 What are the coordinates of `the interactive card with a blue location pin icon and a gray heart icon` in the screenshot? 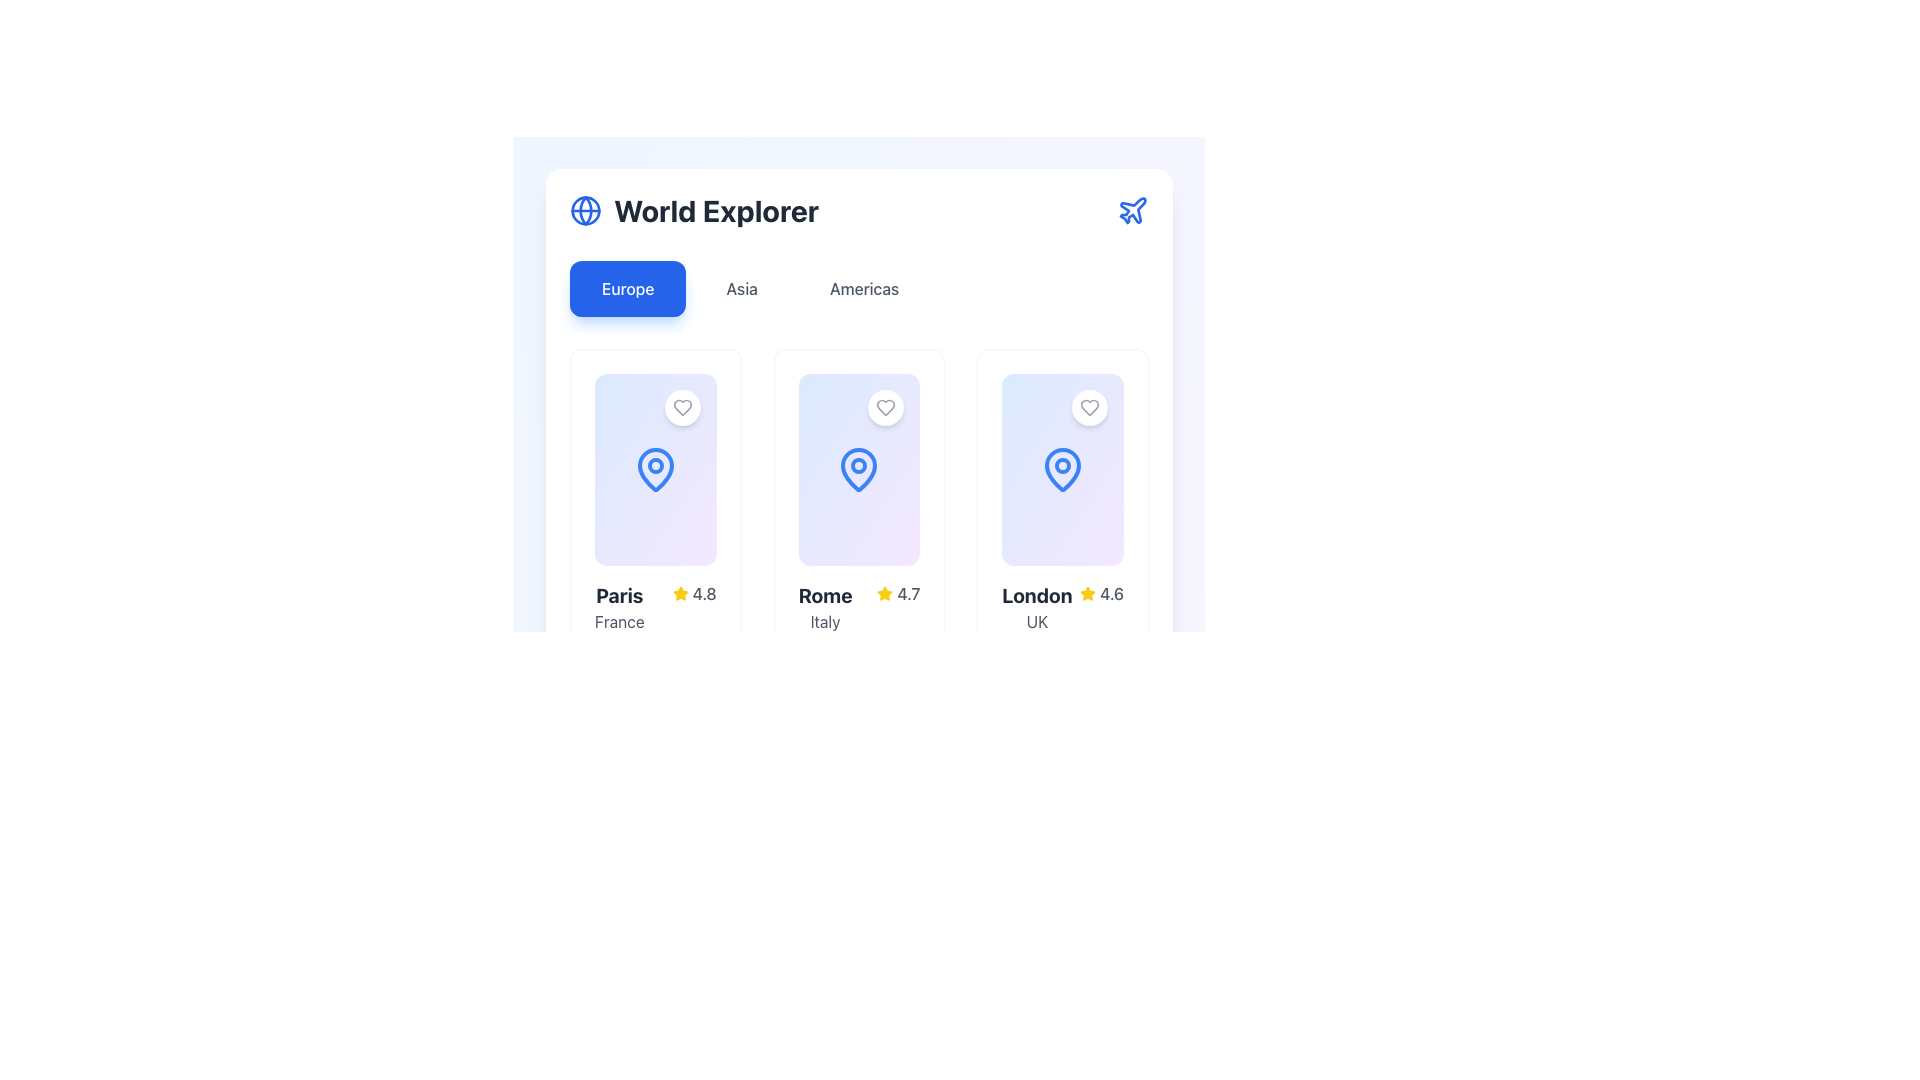 It's located at (859, 470).